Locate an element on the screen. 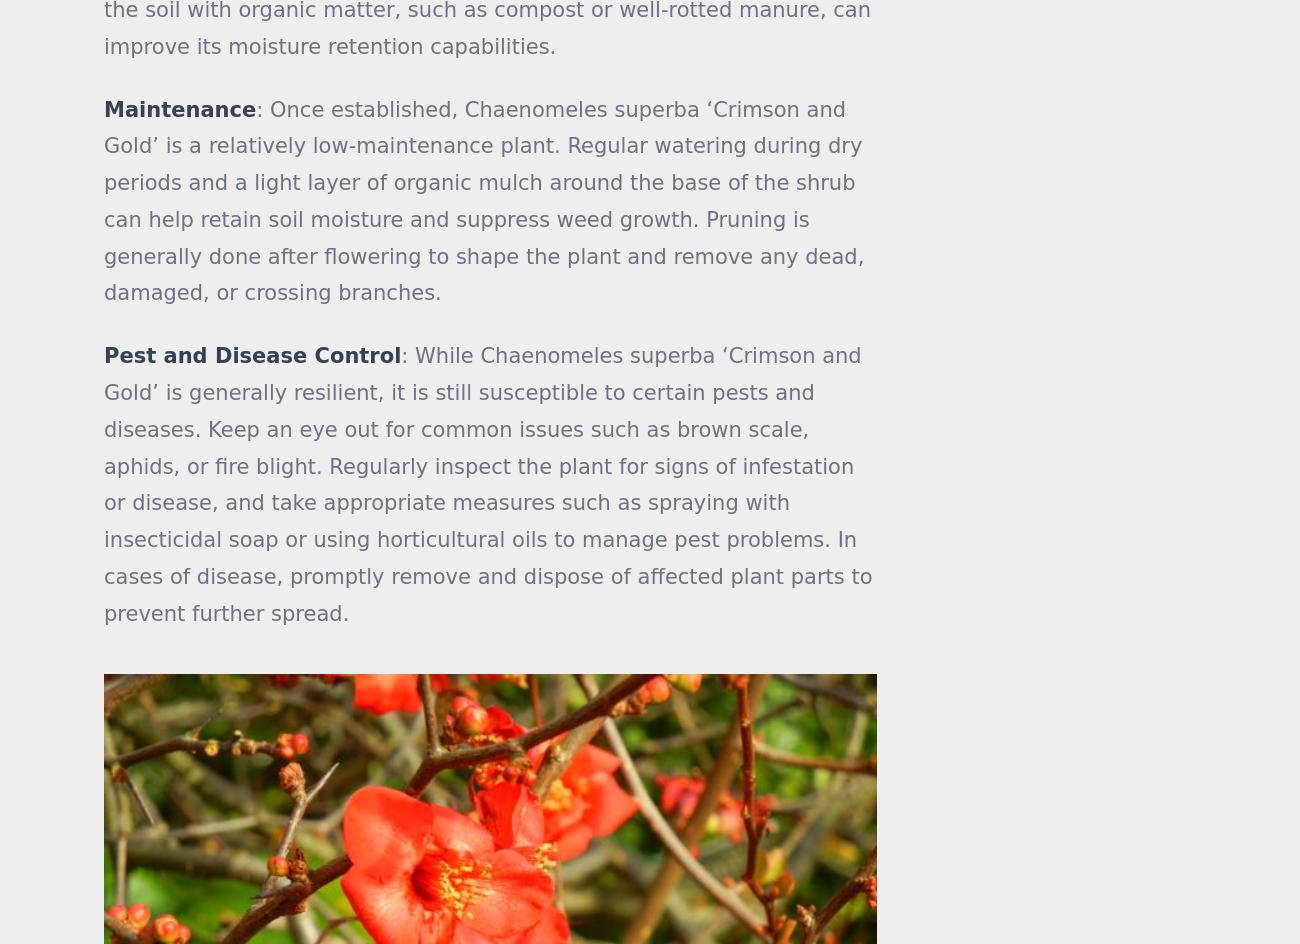  'White' is located at coordinates (1121, 168).